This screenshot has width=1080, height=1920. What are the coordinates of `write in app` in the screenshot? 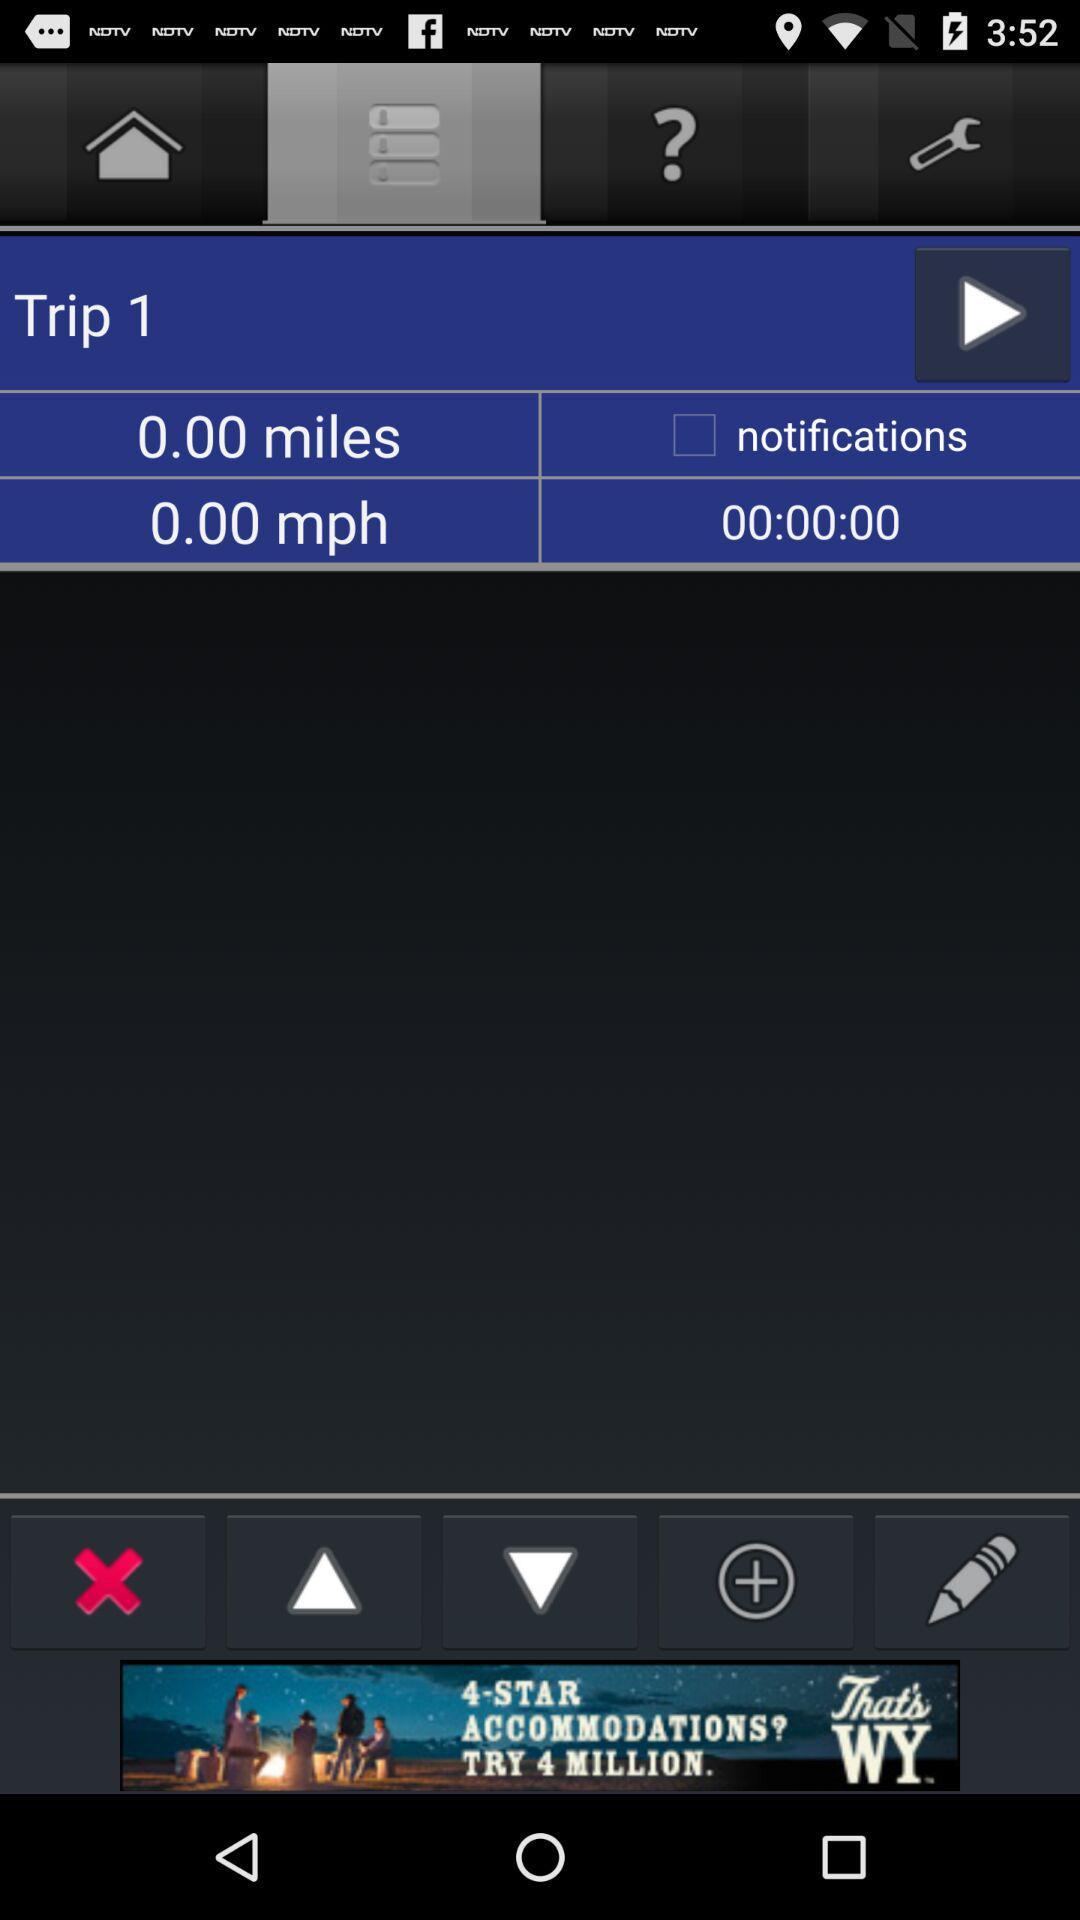 It's located at (971, 1579).